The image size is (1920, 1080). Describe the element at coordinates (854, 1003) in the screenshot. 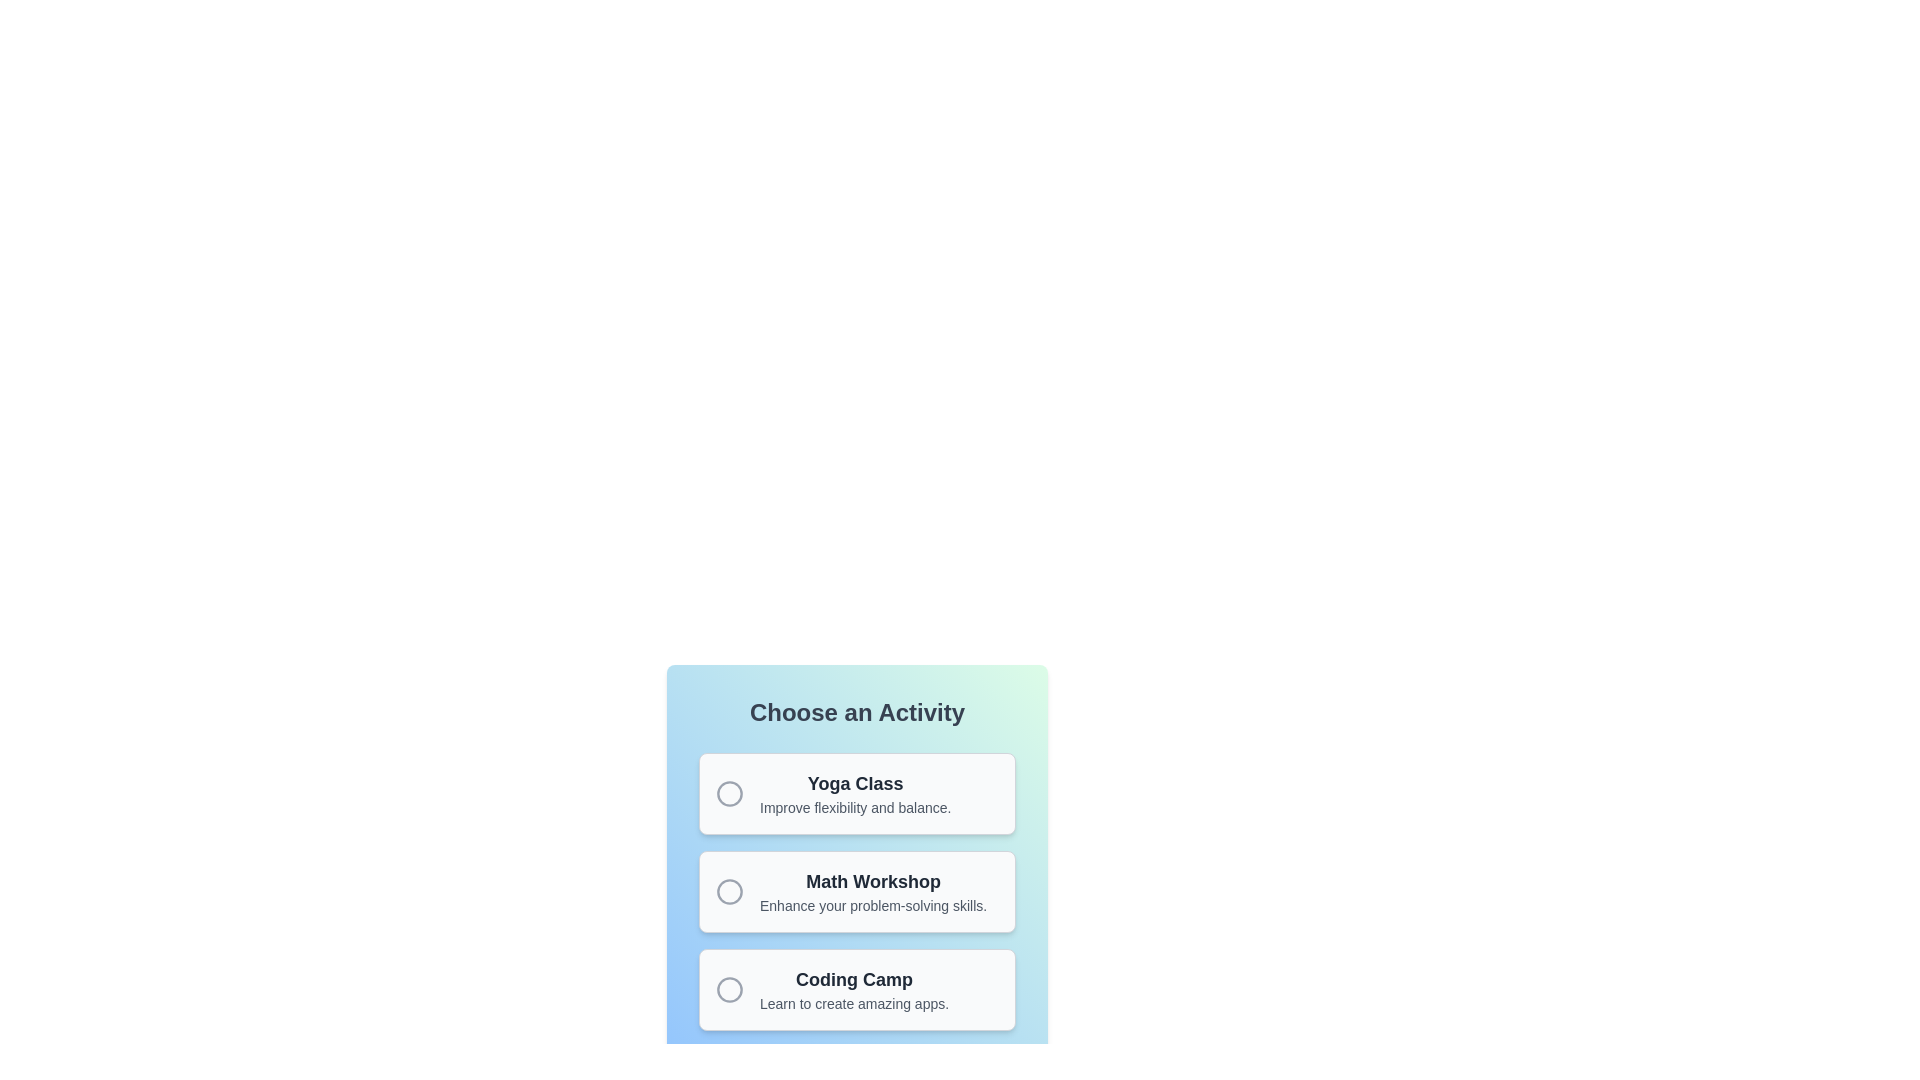

I see `the text label displaying the message 'Learn to create amazing apps.' located beneath the 'Coding Camp' title in the third choice card` at that location.